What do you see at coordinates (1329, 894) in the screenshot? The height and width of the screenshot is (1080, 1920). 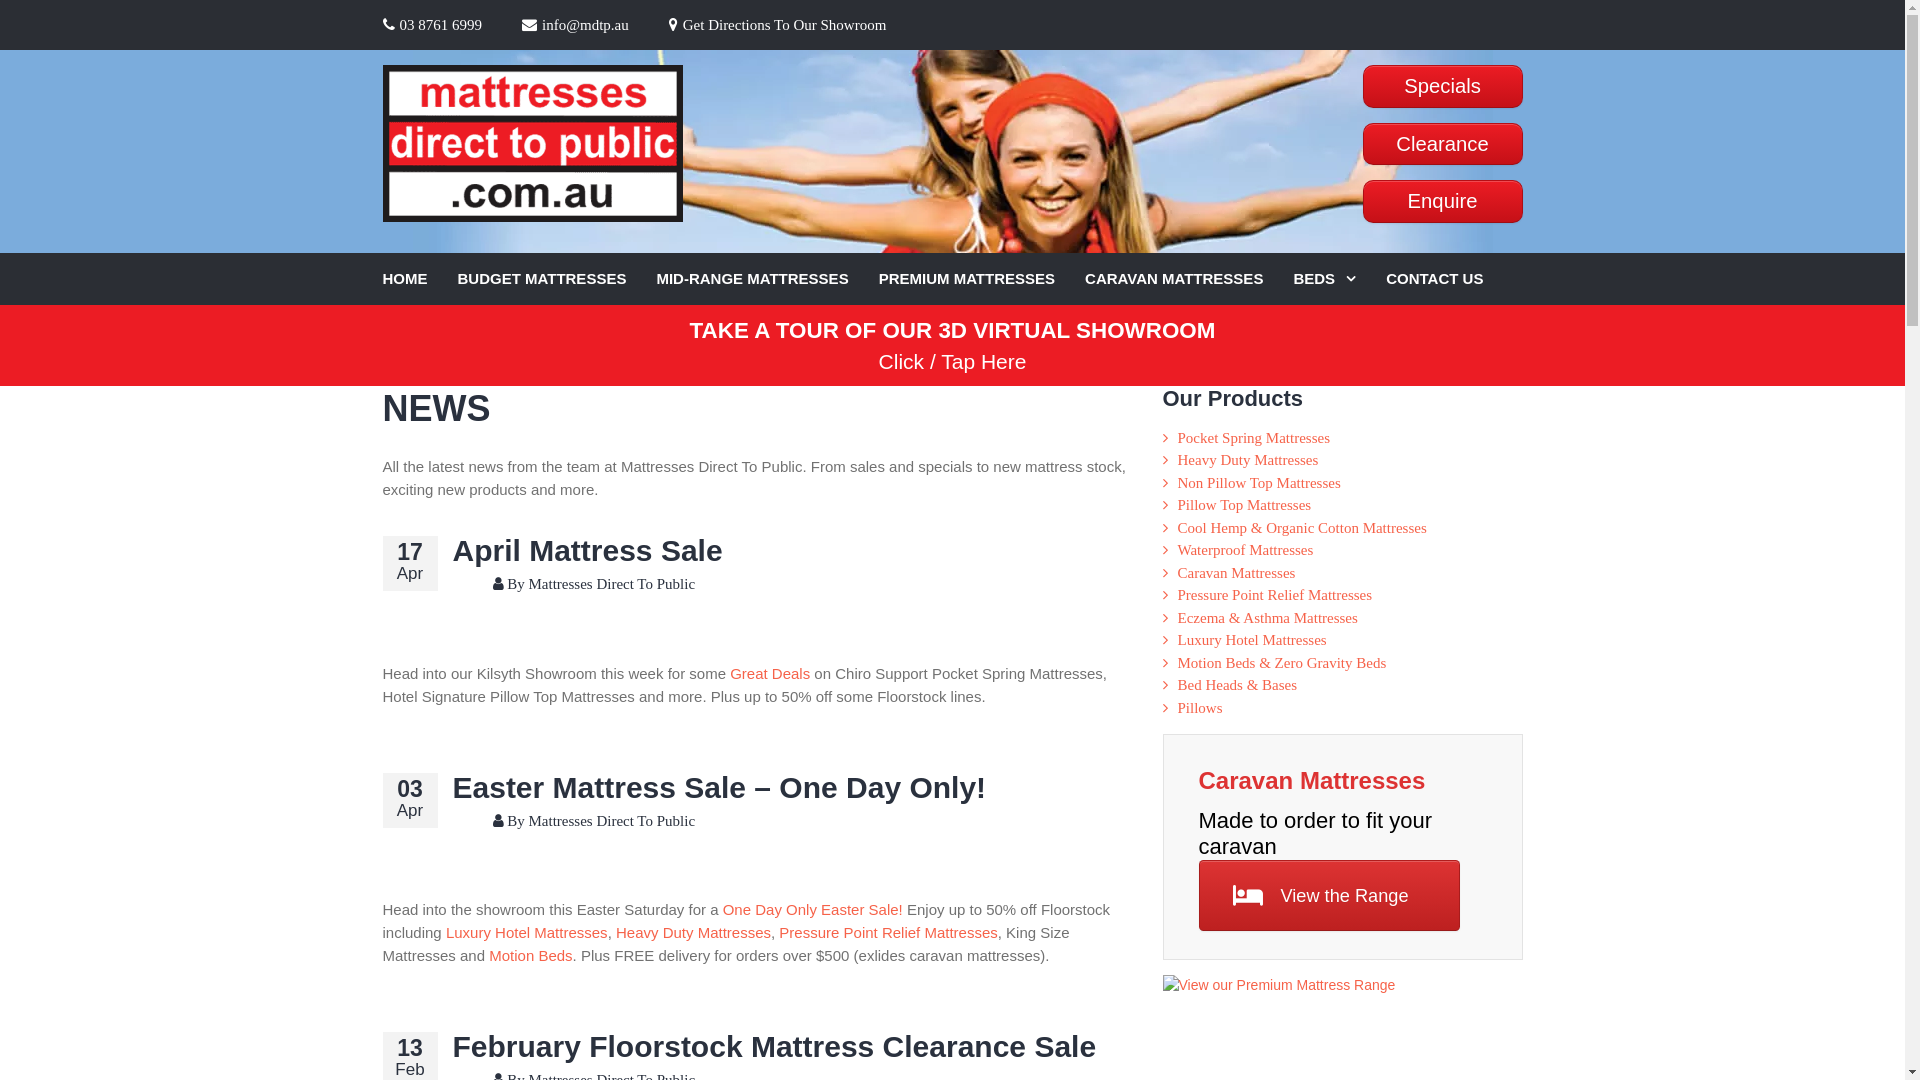 I see `'View the Range'` at bounding box center [1329, 894].